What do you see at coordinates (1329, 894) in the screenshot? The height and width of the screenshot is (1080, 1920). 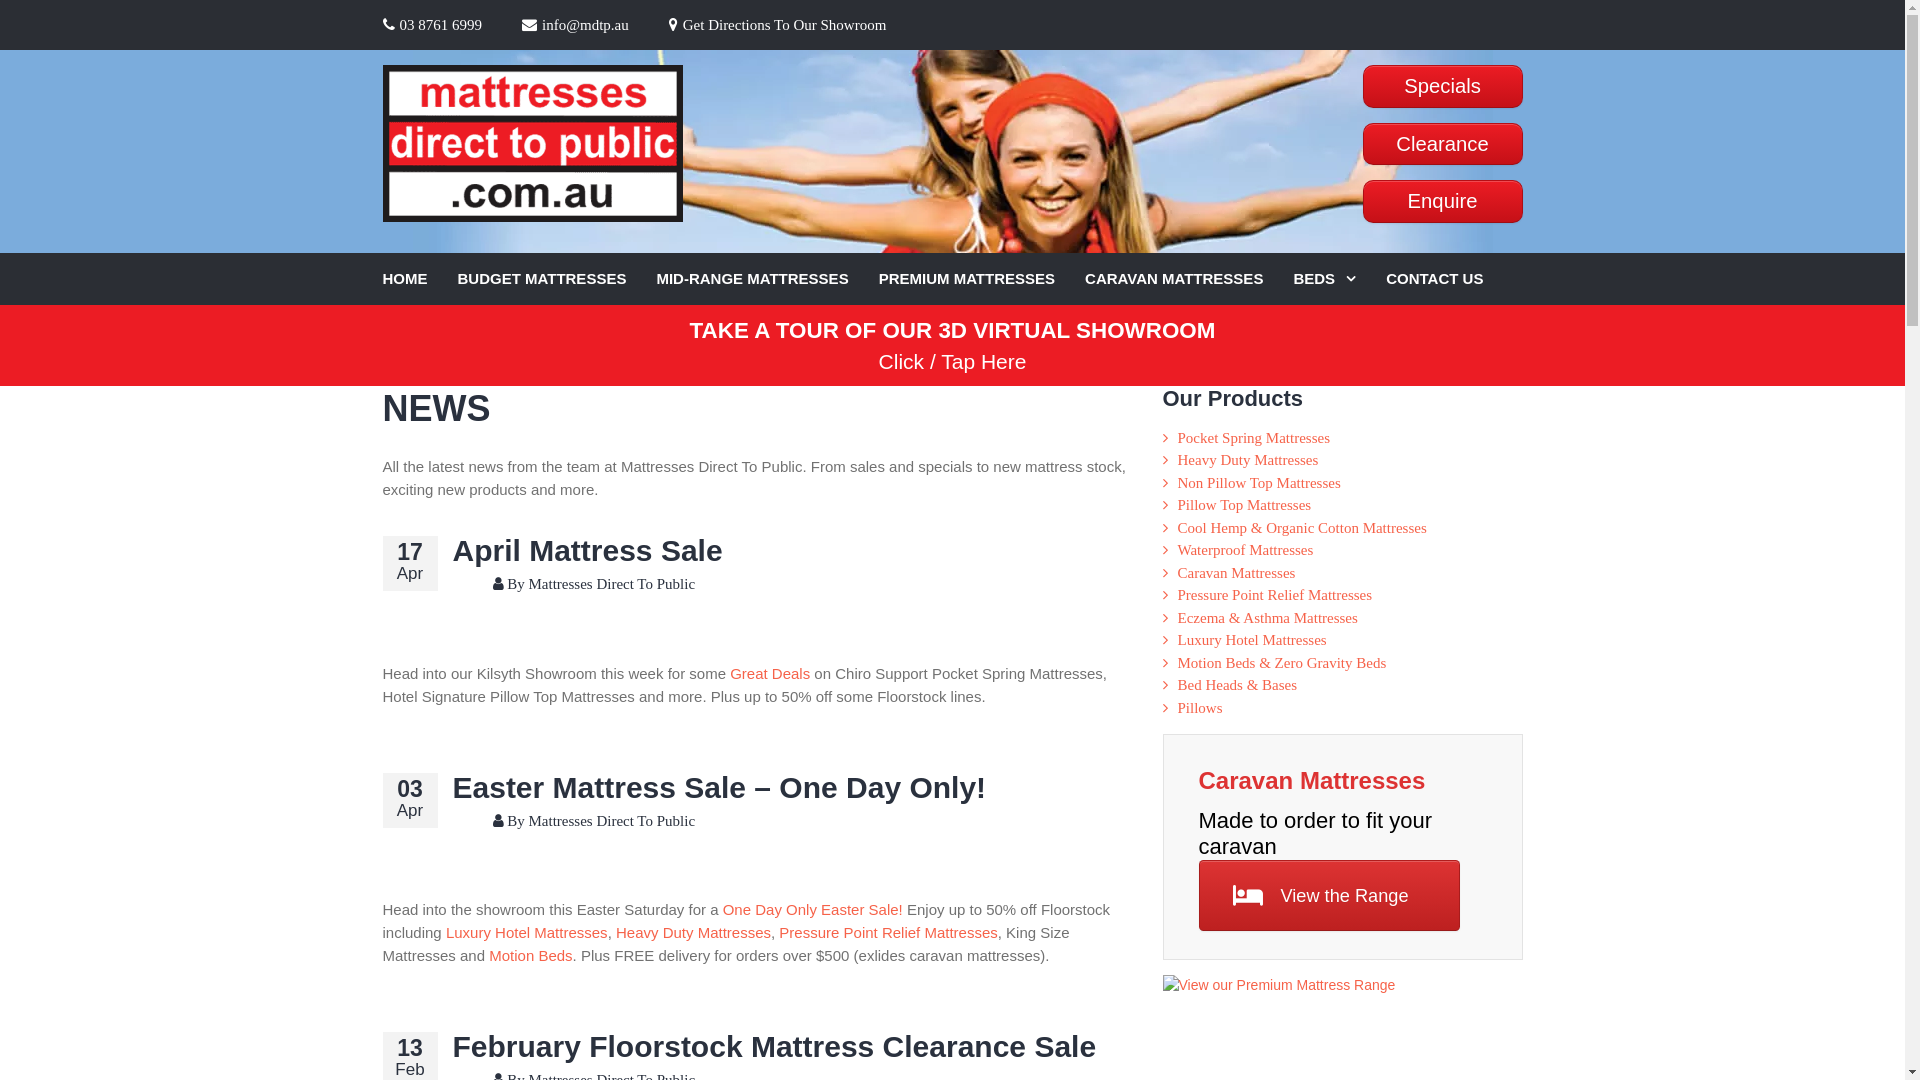 I see `'View the Range'` at bounding box center [1329, 894].